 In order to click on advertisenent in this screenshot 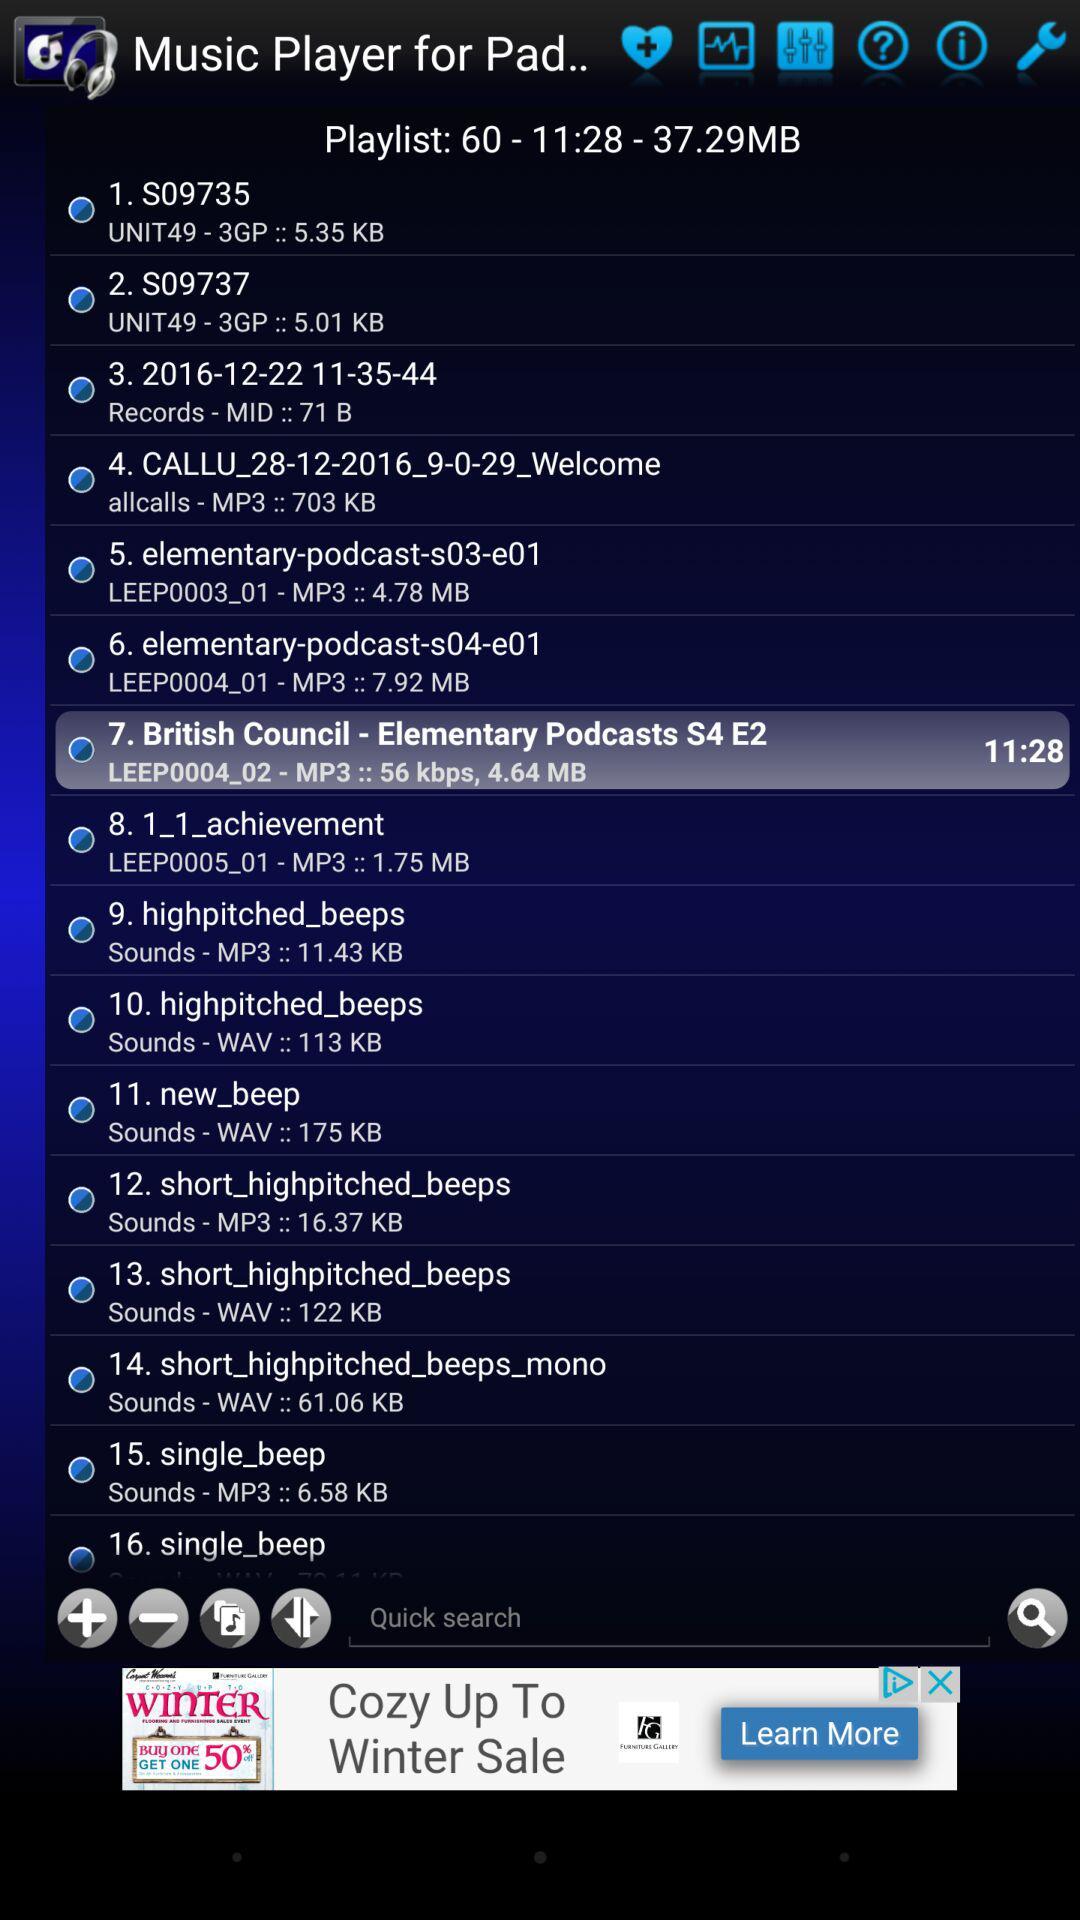, I will do `click(540, 1727)`.